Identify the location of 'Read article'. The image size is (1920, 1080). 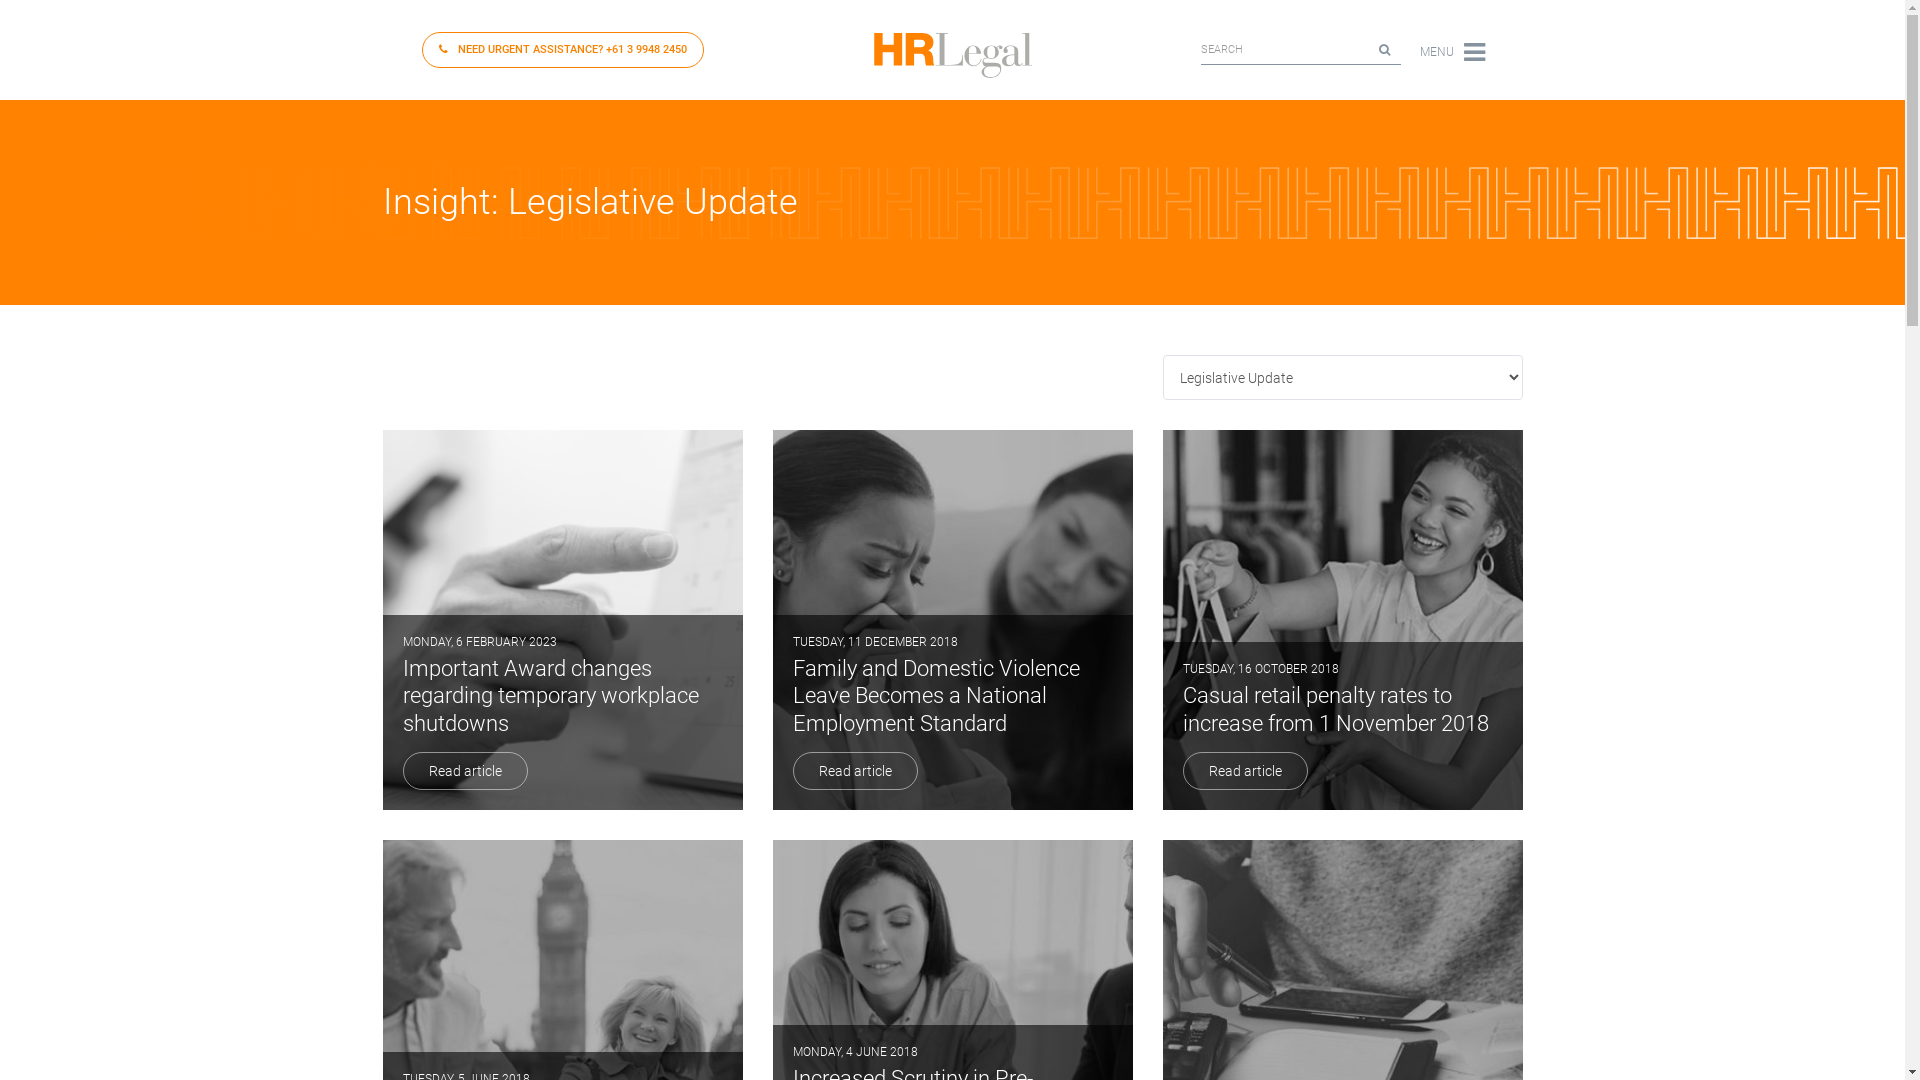
(854, 770).